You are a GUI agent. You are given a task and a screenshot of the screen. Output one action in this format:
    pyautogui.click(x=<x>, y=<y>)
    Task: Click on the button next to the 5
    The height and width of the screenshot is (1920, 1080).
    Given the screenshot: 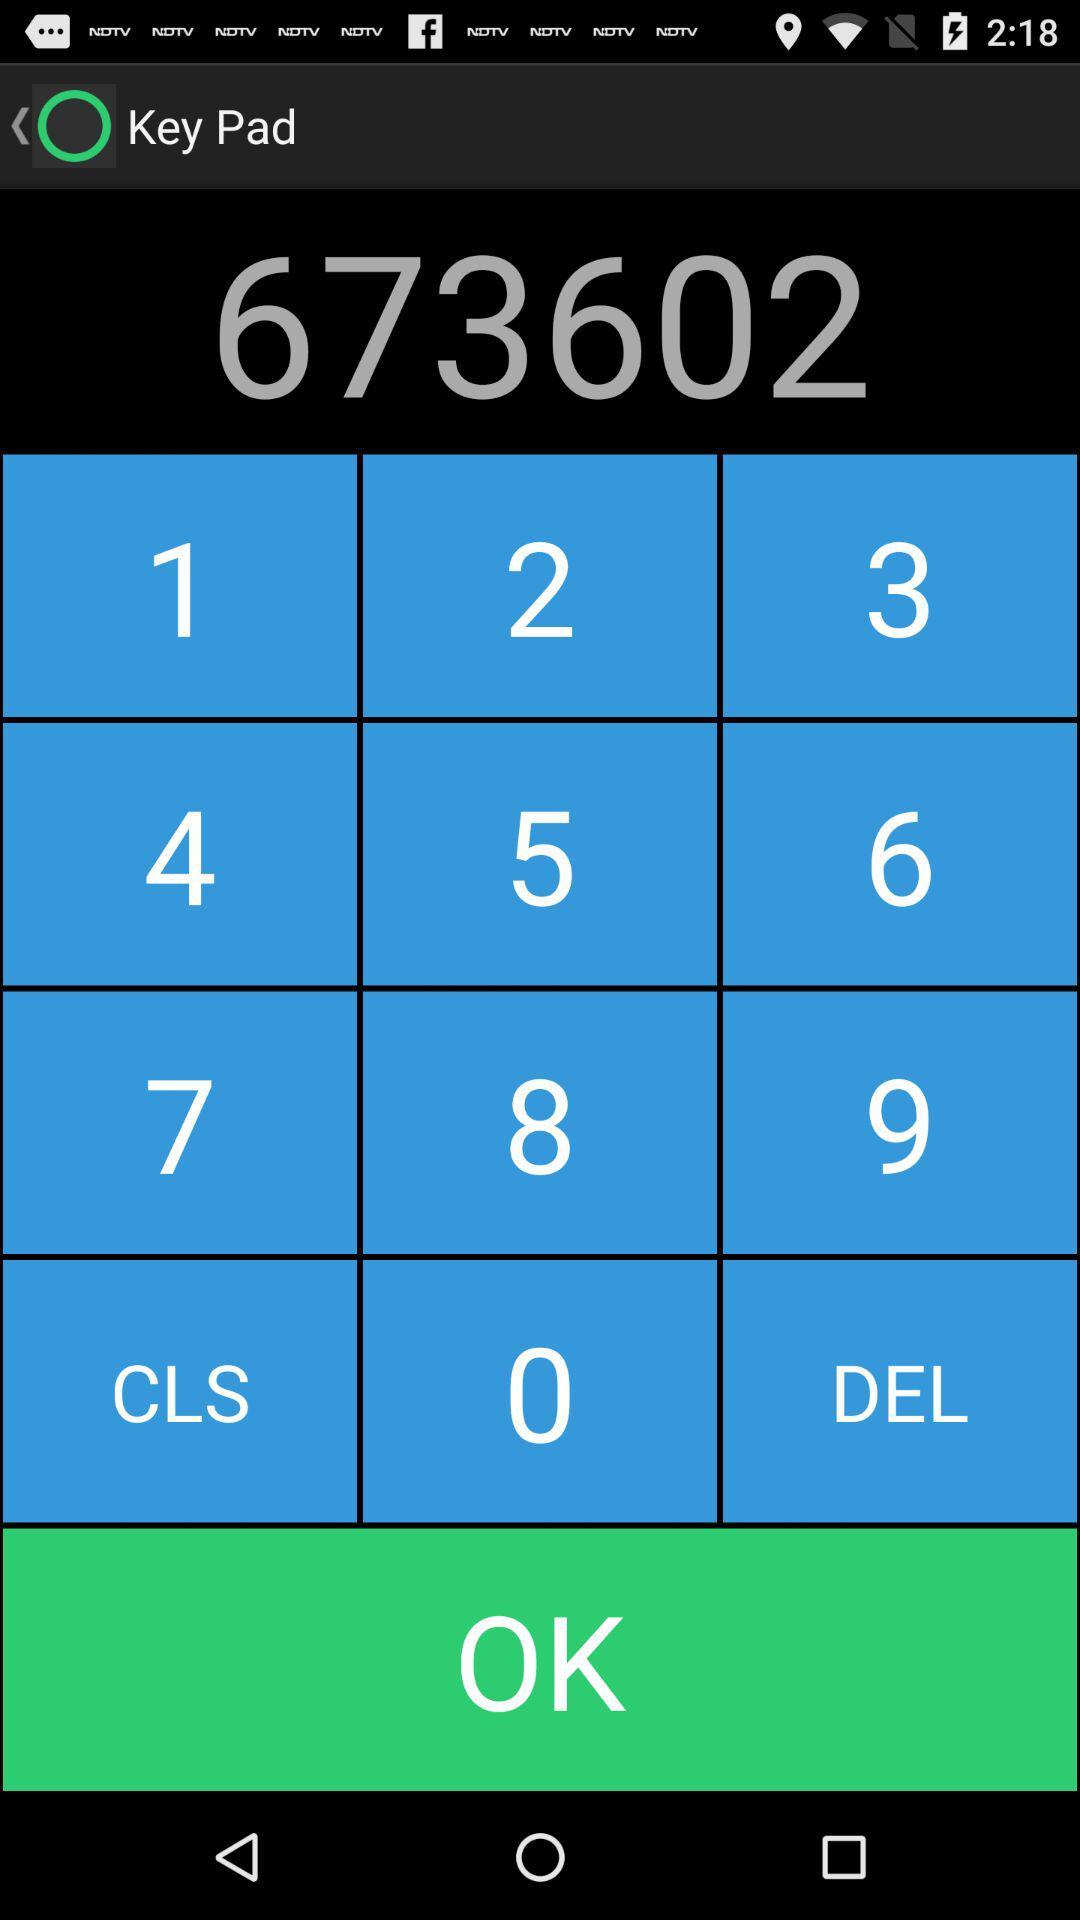 What is the action you would take?
    pyautogui.click(x=898, y=1122)
    